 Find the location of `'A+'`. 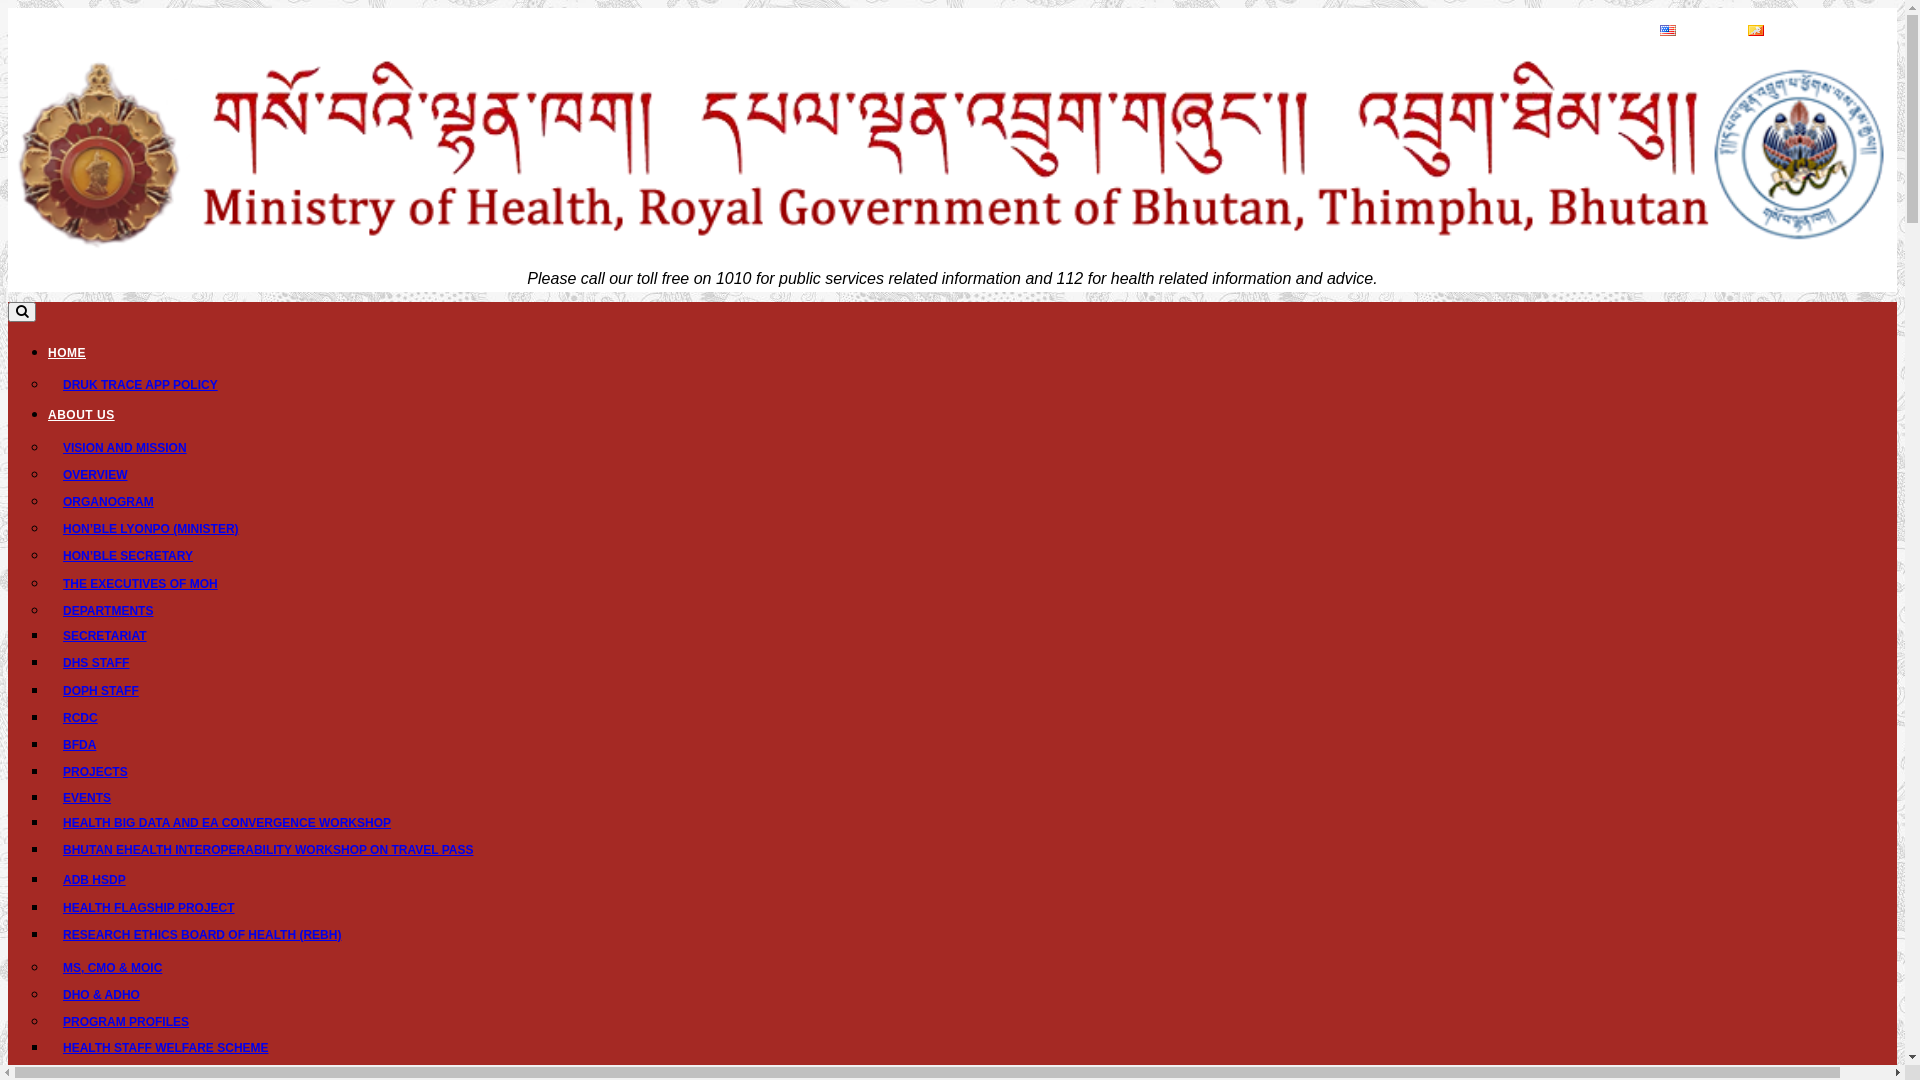

'A+' is located at coordinates (1882, 26).